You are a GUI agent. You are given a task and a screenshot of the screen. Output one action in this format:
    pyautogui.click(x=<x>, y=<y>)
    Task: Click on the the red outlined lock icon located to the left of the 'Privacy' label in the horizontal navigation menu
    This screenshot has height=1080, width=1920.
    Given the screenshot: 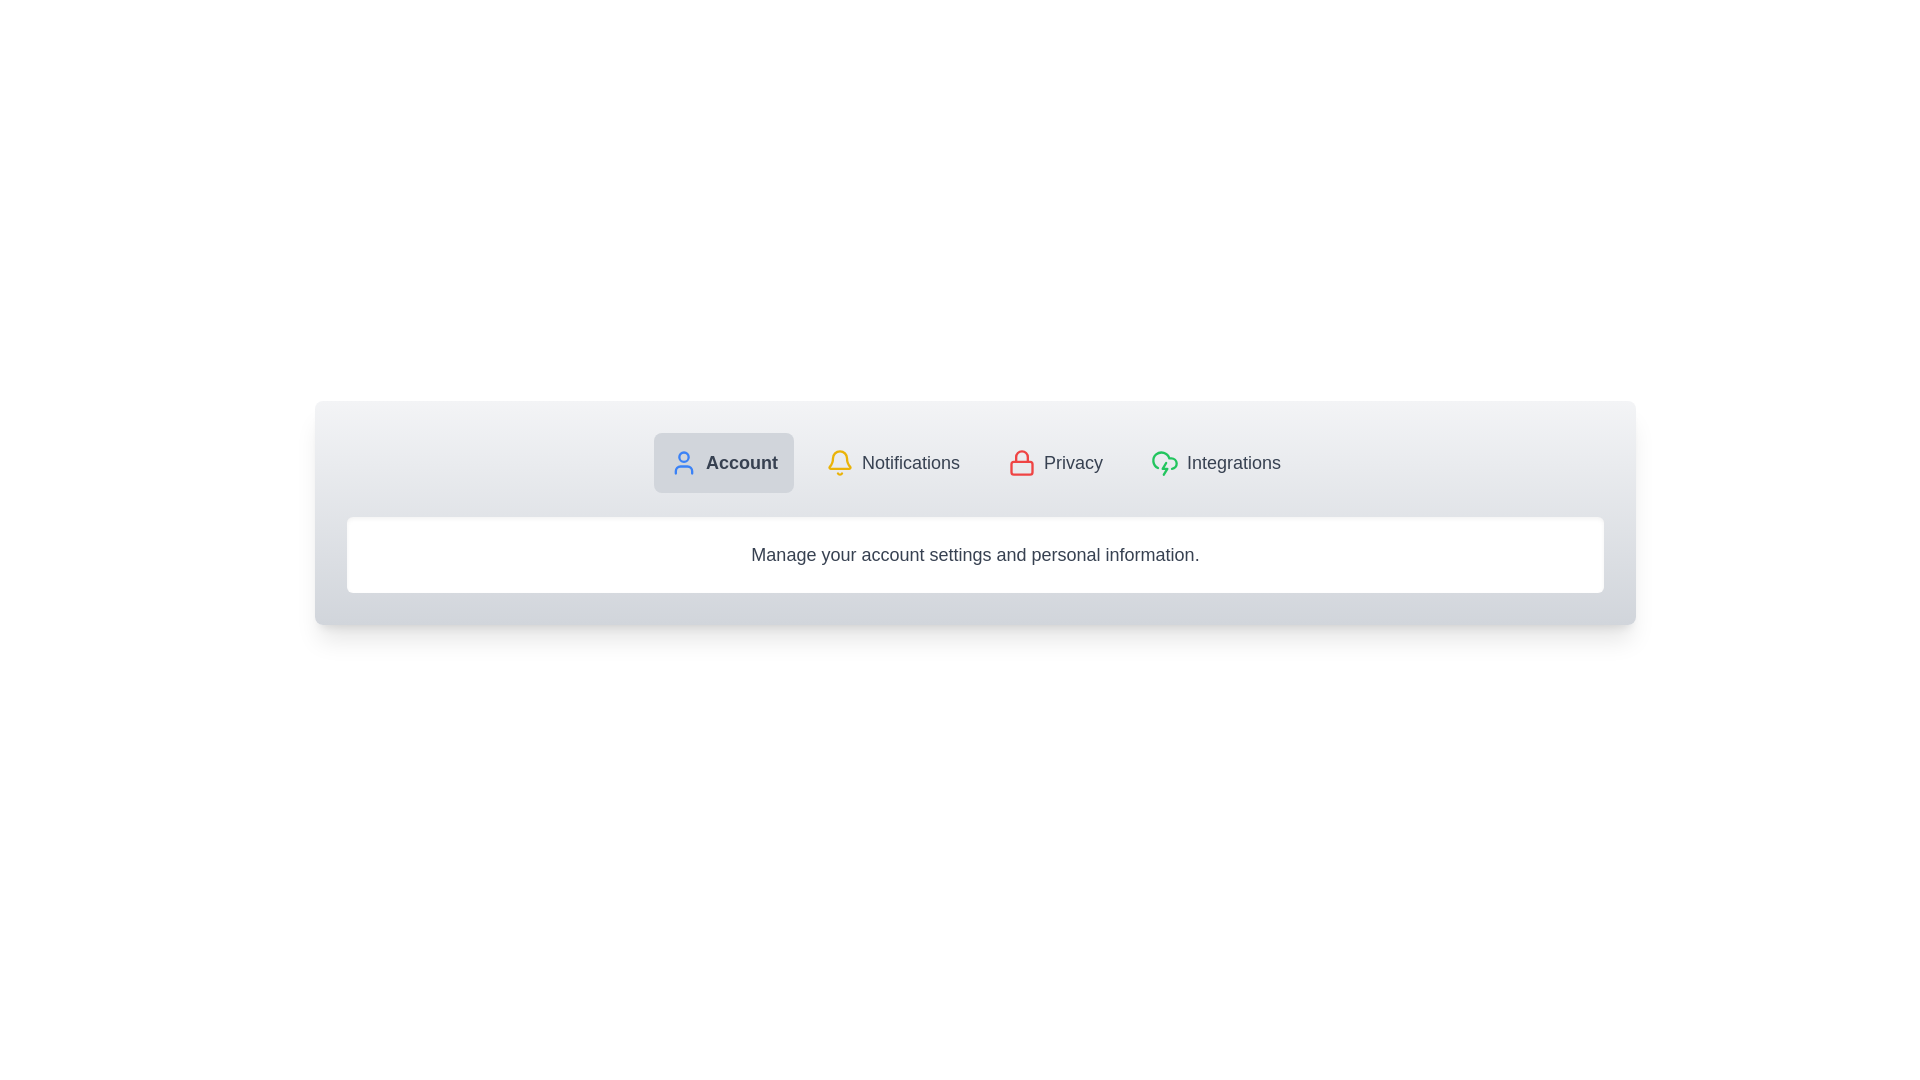 What is the action you would take?
    pyautogui.click(x=1022, y=462)
    